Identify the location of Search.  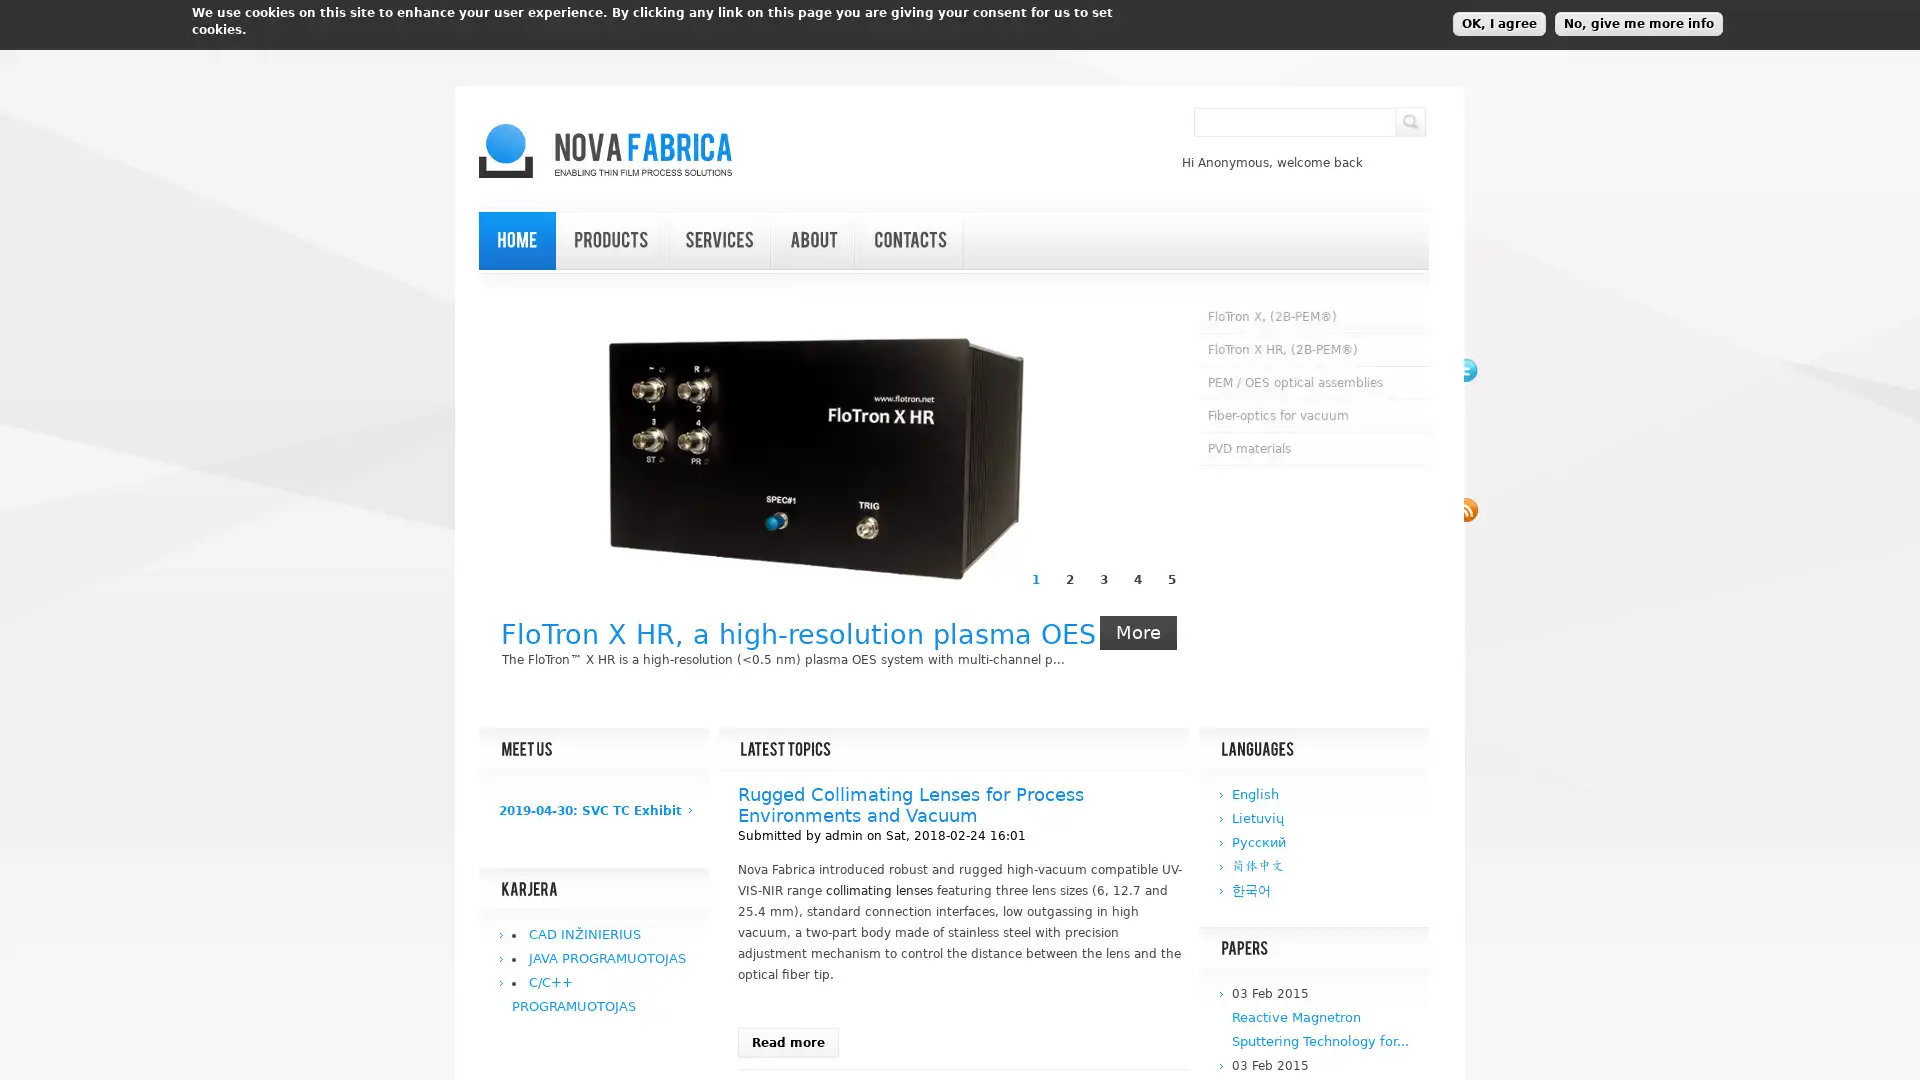
(1409, 122).